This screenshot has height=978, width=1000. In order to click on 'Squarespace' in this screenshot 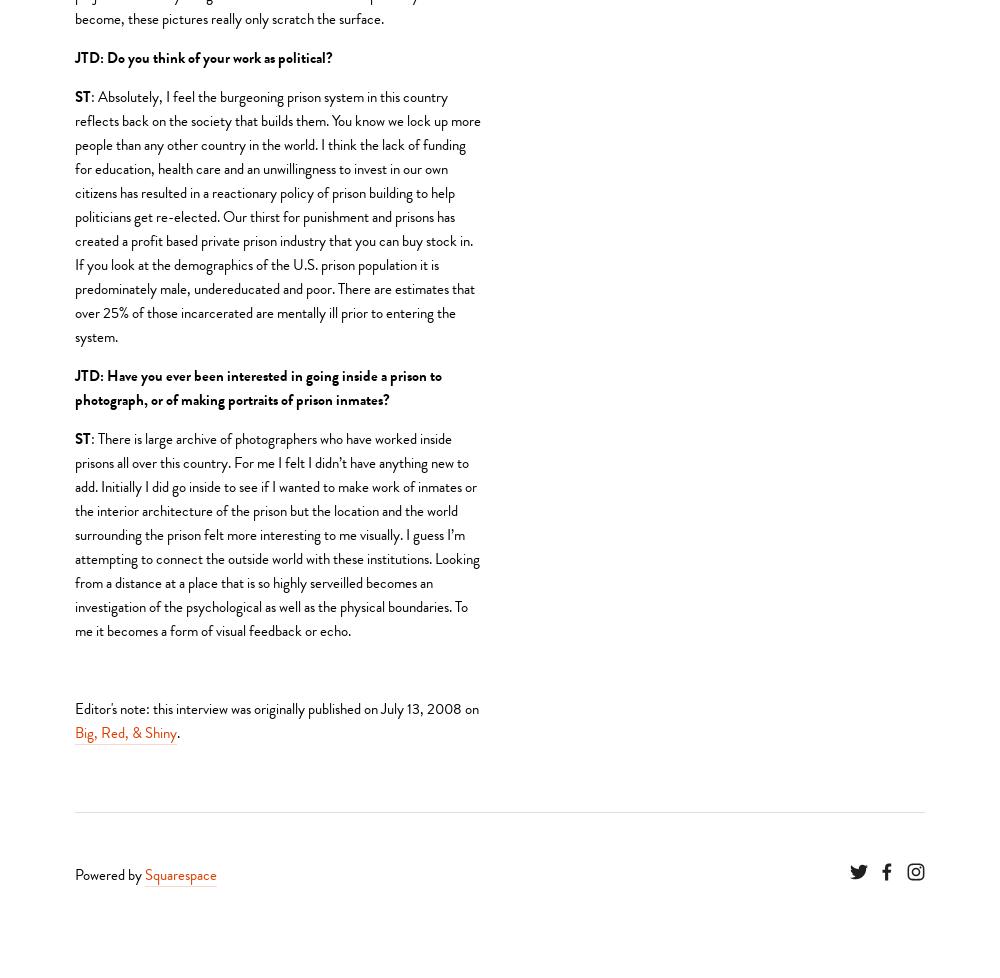, I will do `click(145, 873)`.